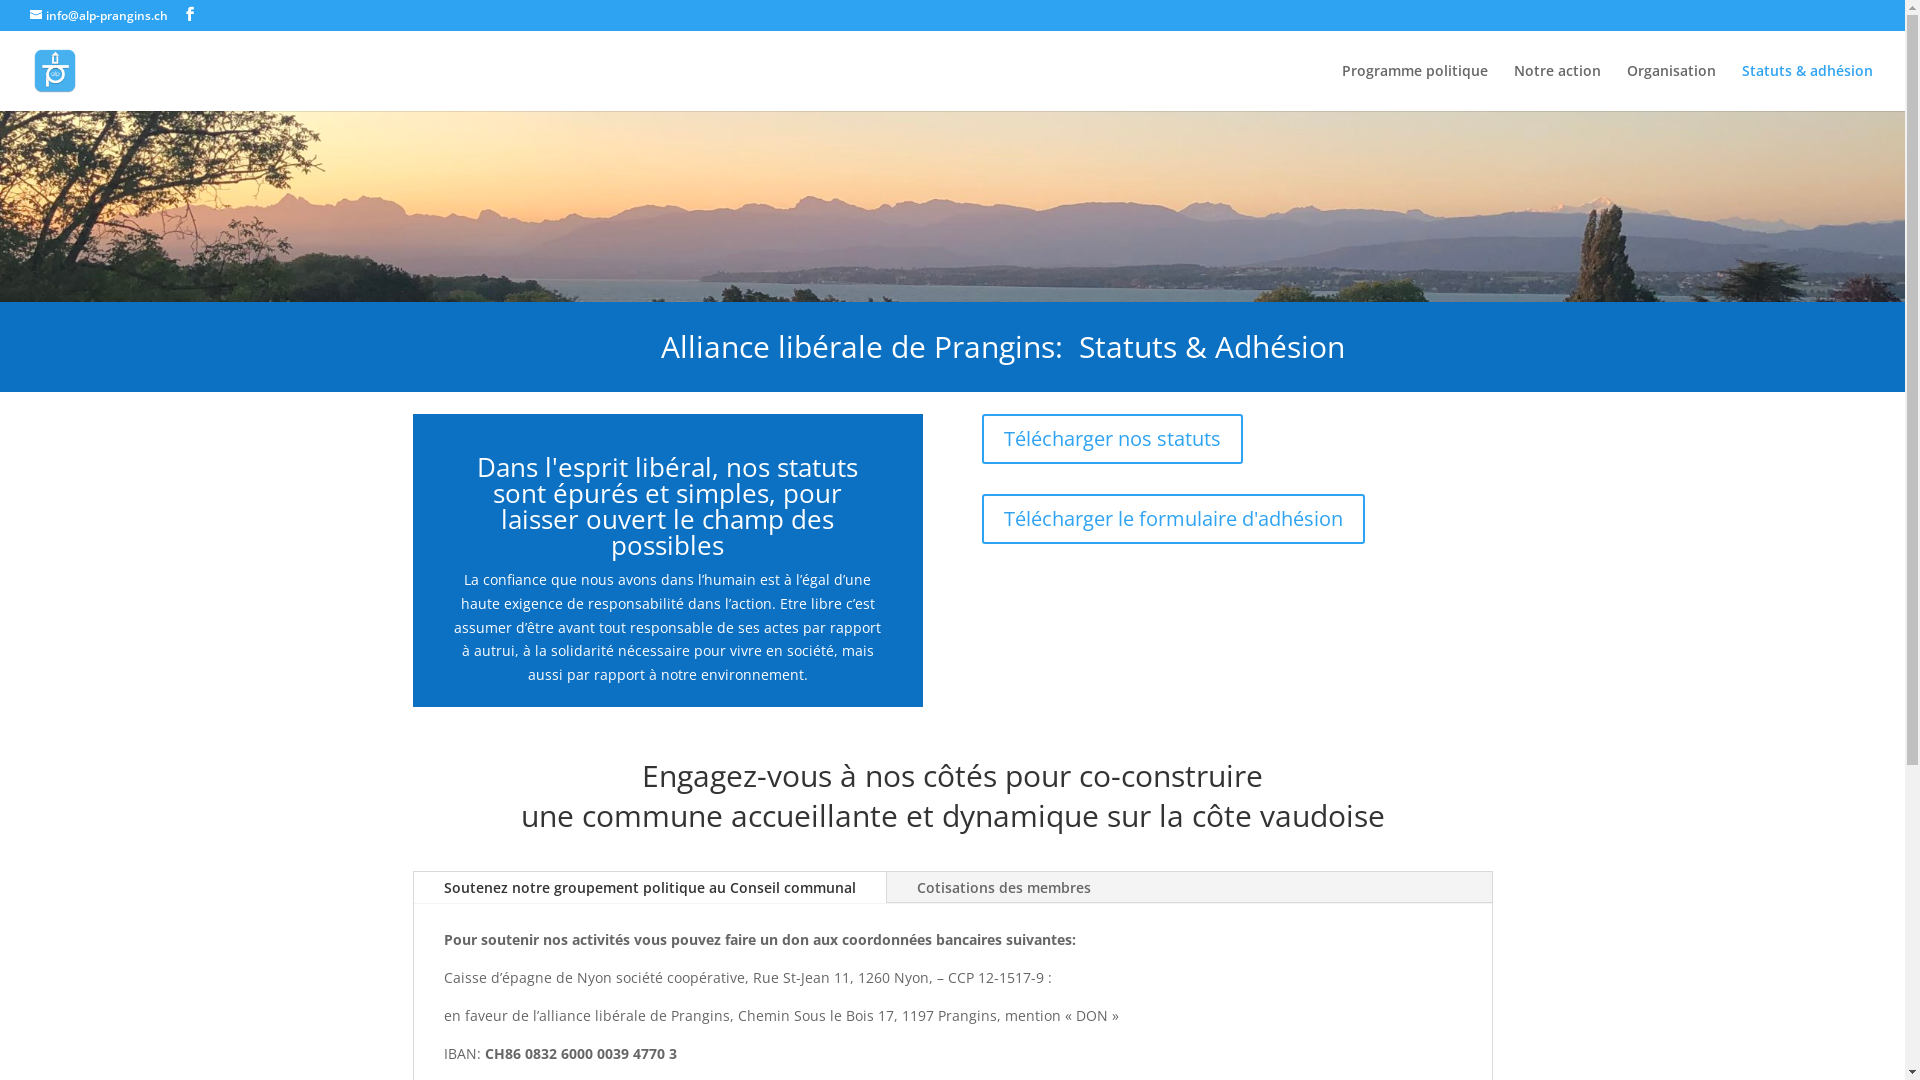  Describe the element at coordinates (29, 15) in the screenshot. I see `'info@alp-prangins.ch'` at that location.